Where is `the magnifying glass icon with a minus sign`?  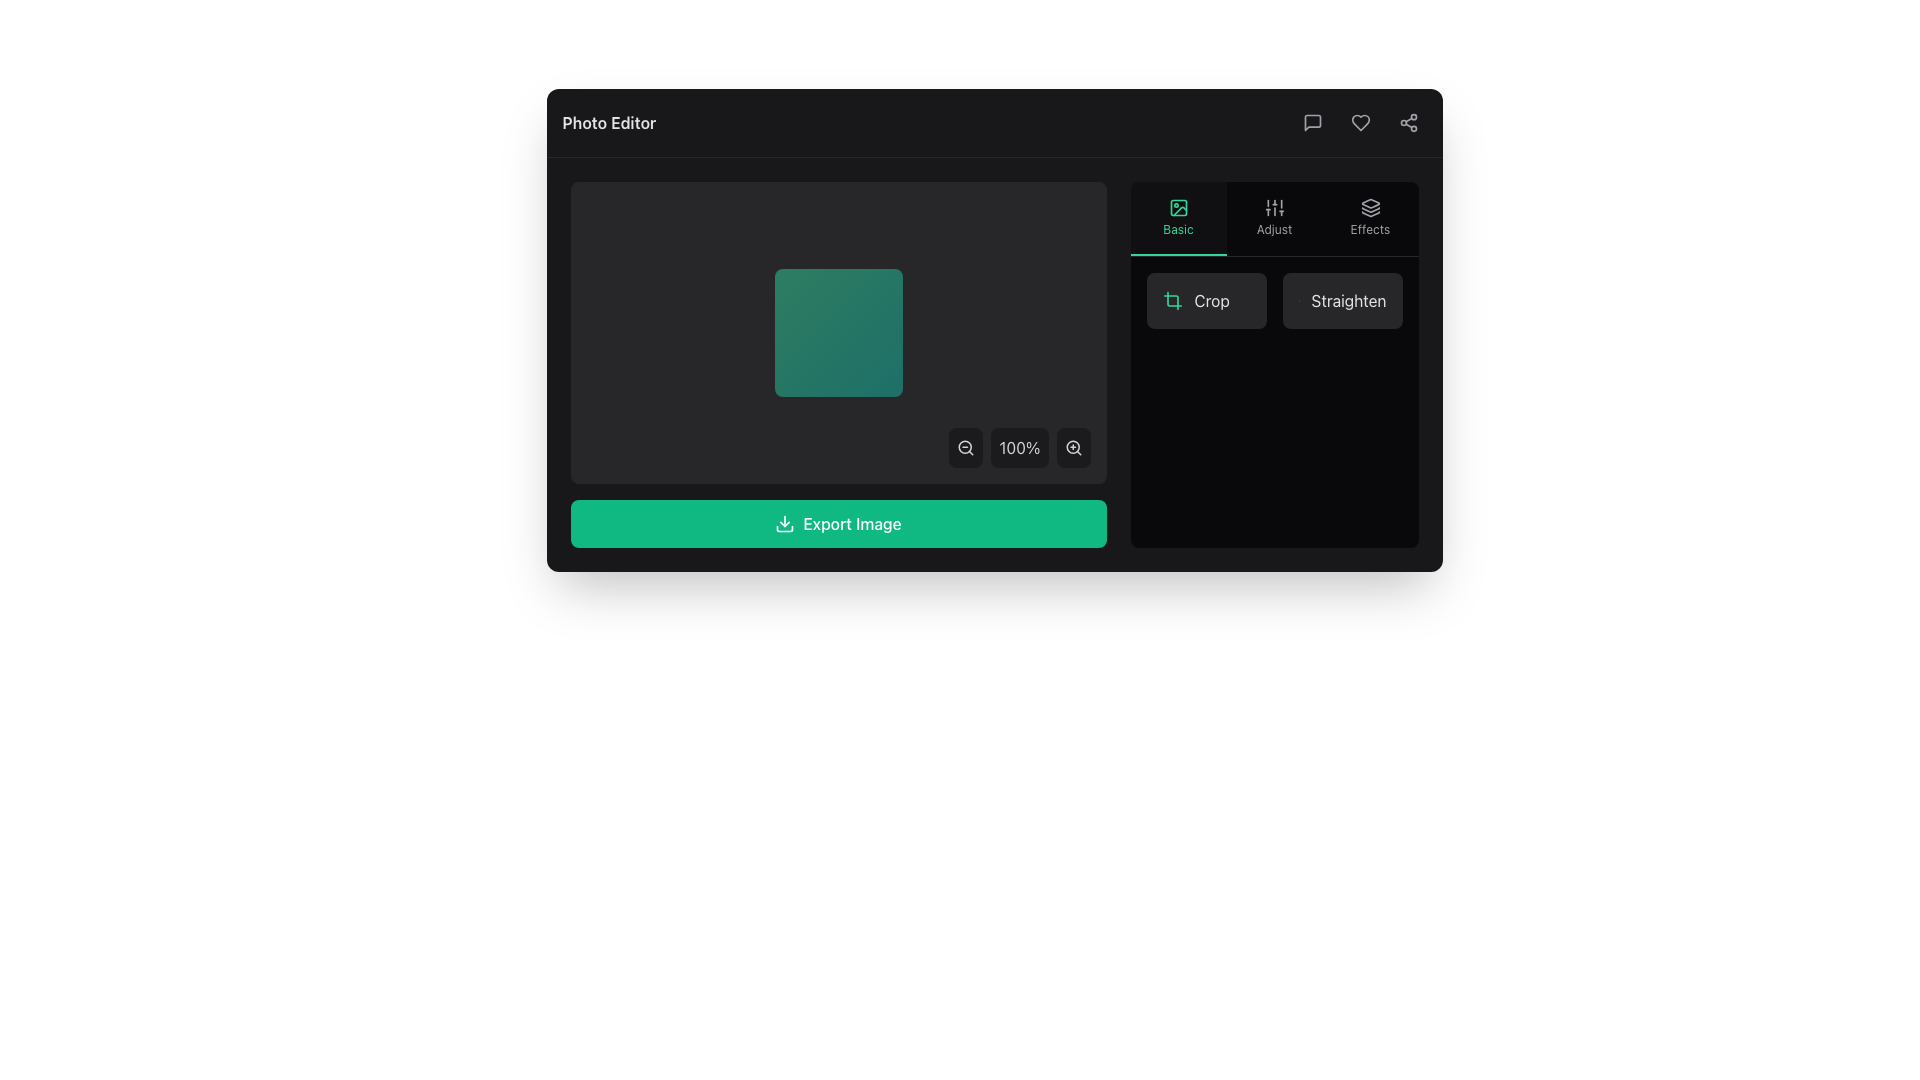
the magnifying glass icon with a minus sign is located at coordinates (966, 446).